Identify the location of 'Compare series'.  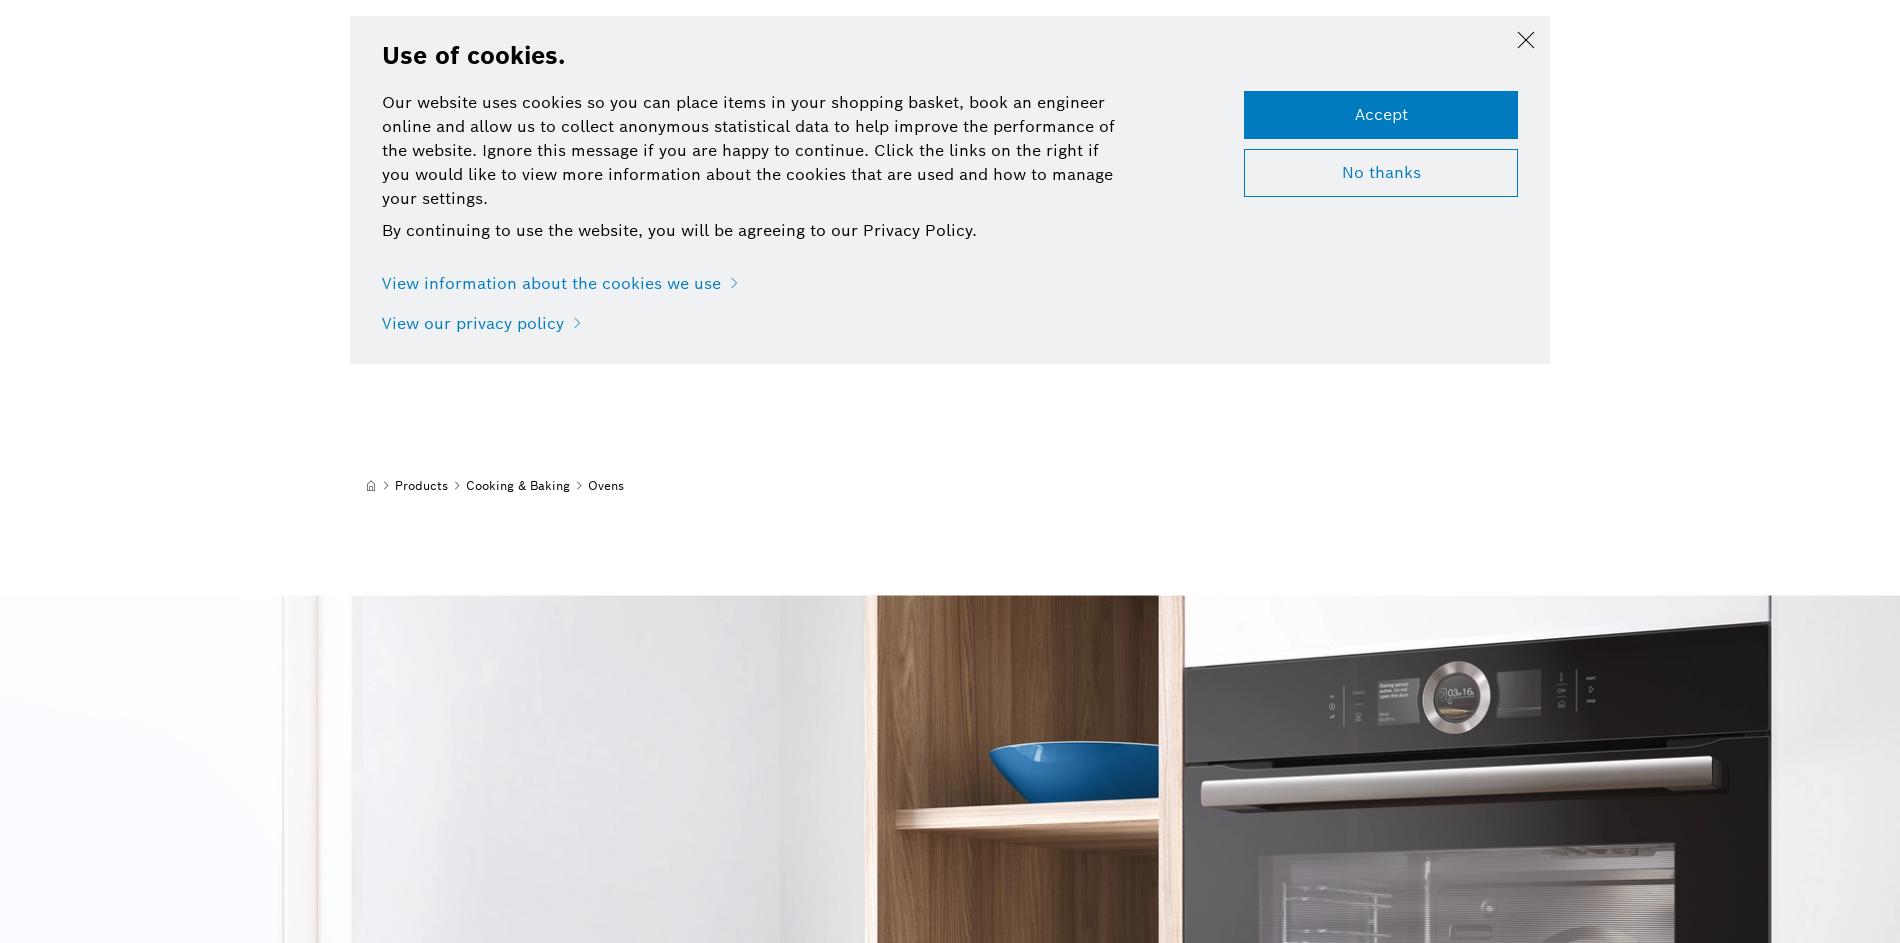
(811, 105).